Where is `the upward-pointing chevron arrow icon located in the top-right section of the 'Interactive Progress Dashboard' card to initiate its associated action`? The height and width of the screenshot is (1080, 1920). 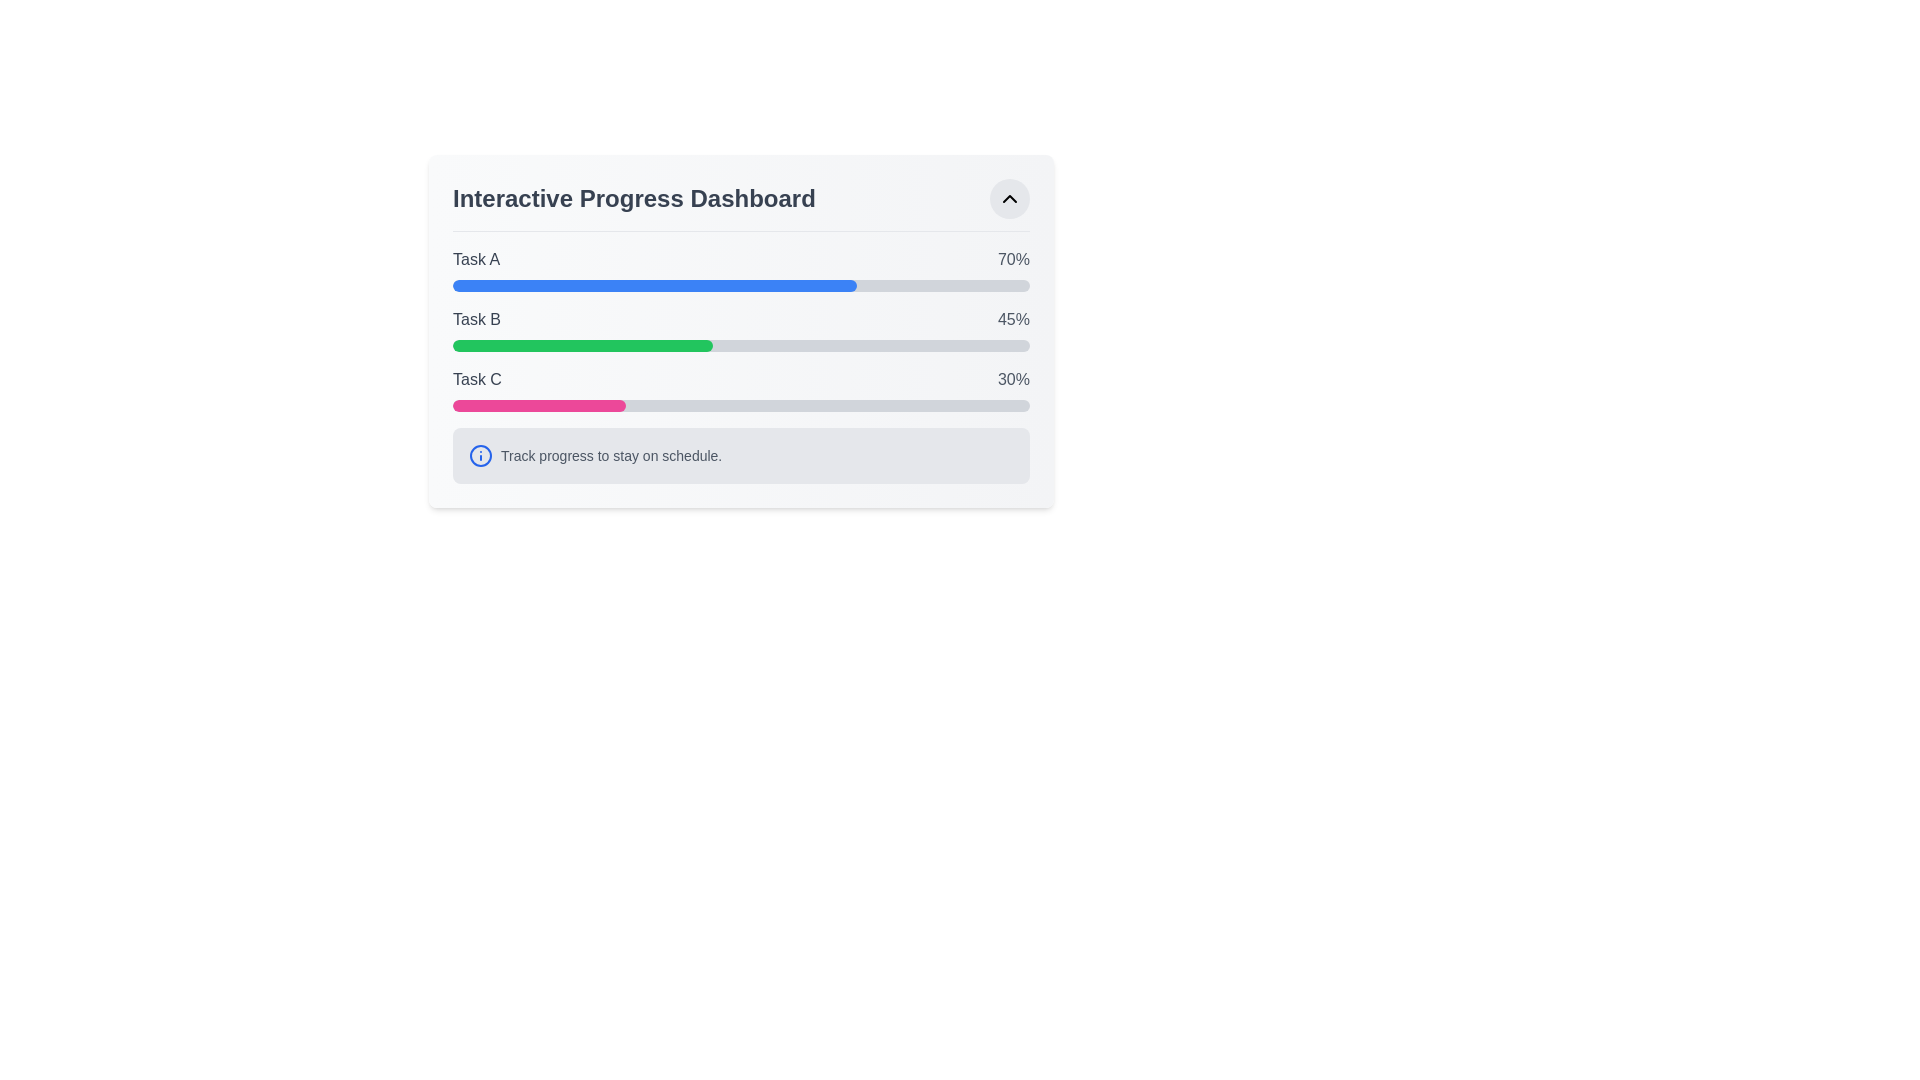
the upward-pointing chevron arrow icon located in the top-right section of the 'Interactive Progress Dashboard' card to initiate its associated action is located at coordinates (1009, 199).